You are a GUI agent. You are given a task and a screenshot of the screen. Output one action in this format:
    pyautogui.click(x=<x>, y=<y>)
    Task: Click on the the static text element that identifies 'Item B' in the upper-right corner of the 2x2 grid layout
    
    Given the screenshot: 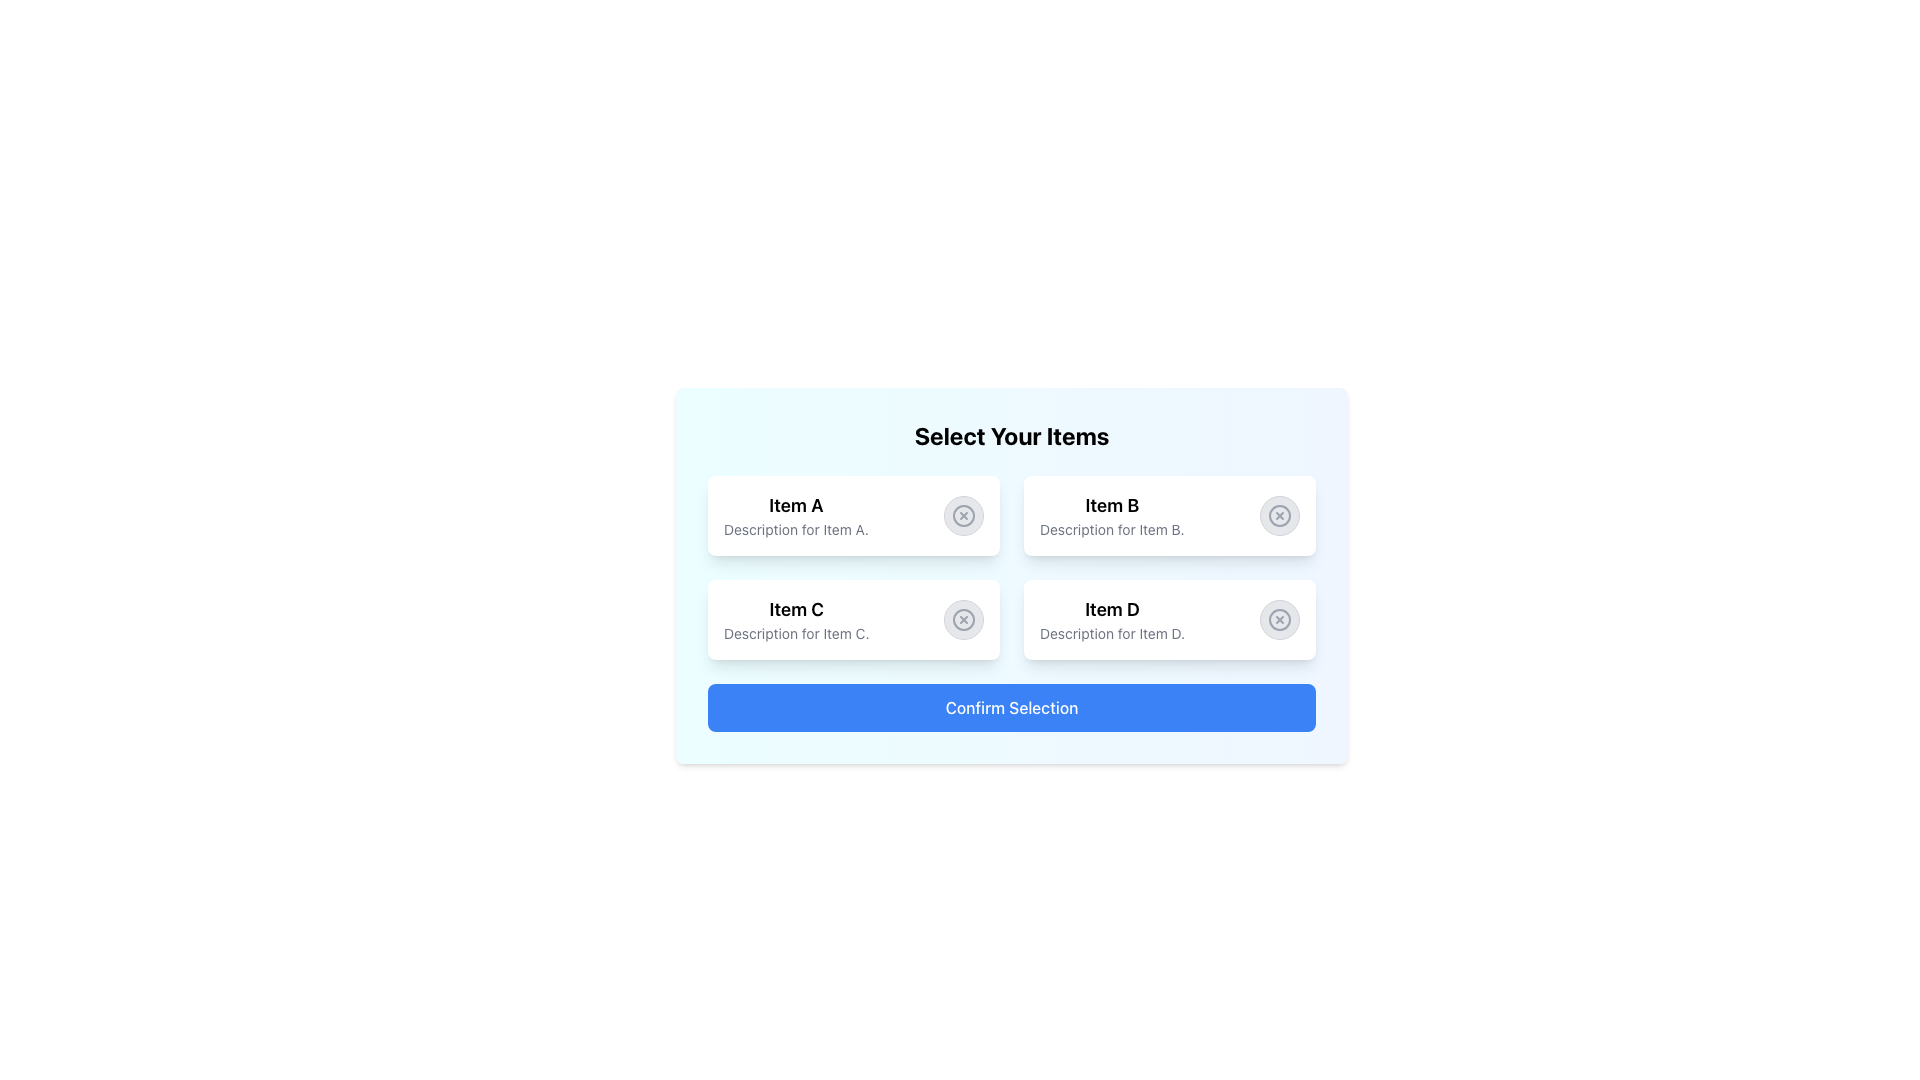 What is the action you would take?
    pyautogui.click(x=1111, y=504)
    